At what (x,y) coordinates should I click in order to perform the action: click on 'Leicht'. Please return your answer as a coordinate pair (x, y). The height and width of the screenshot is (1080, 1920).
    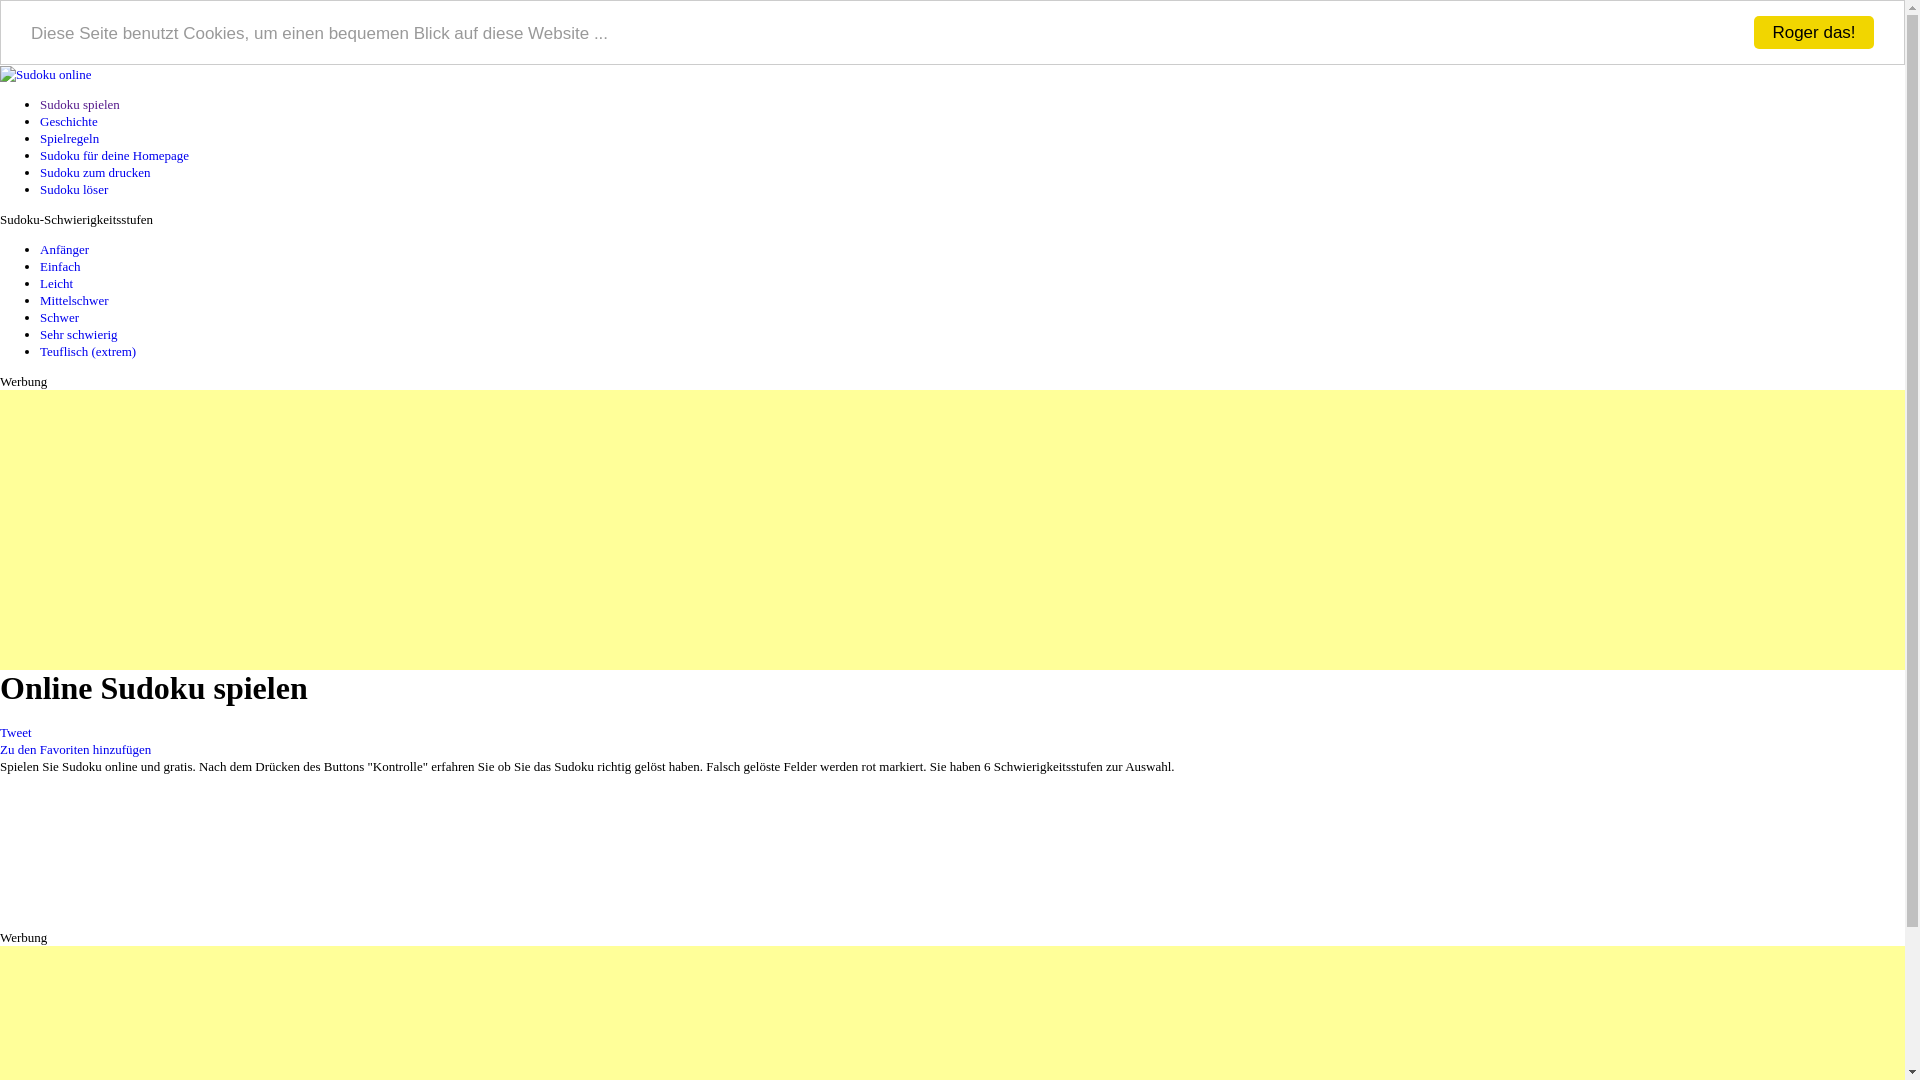
    Looking at the image, I should click on (56, 283).